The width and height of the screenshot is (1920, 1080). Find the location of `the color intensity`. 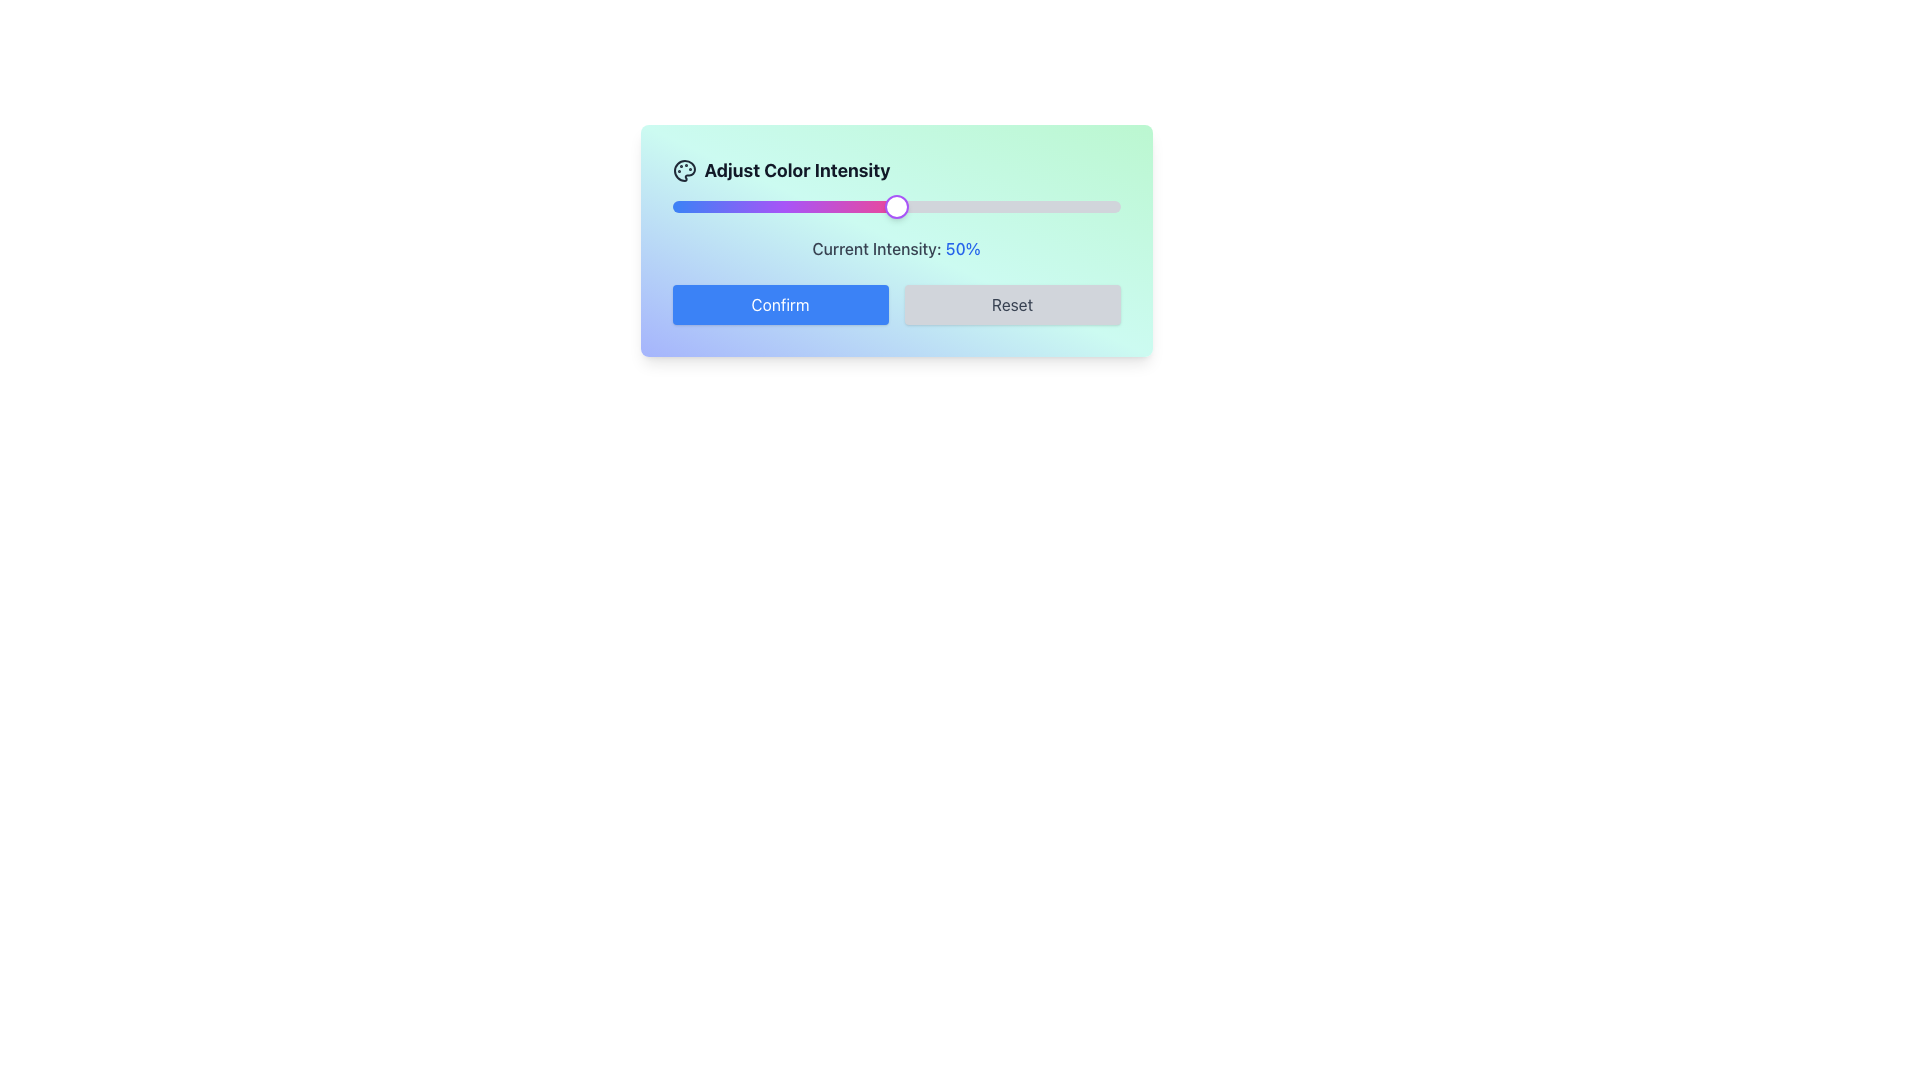

the color intensity is located at coordinates (779, 207).